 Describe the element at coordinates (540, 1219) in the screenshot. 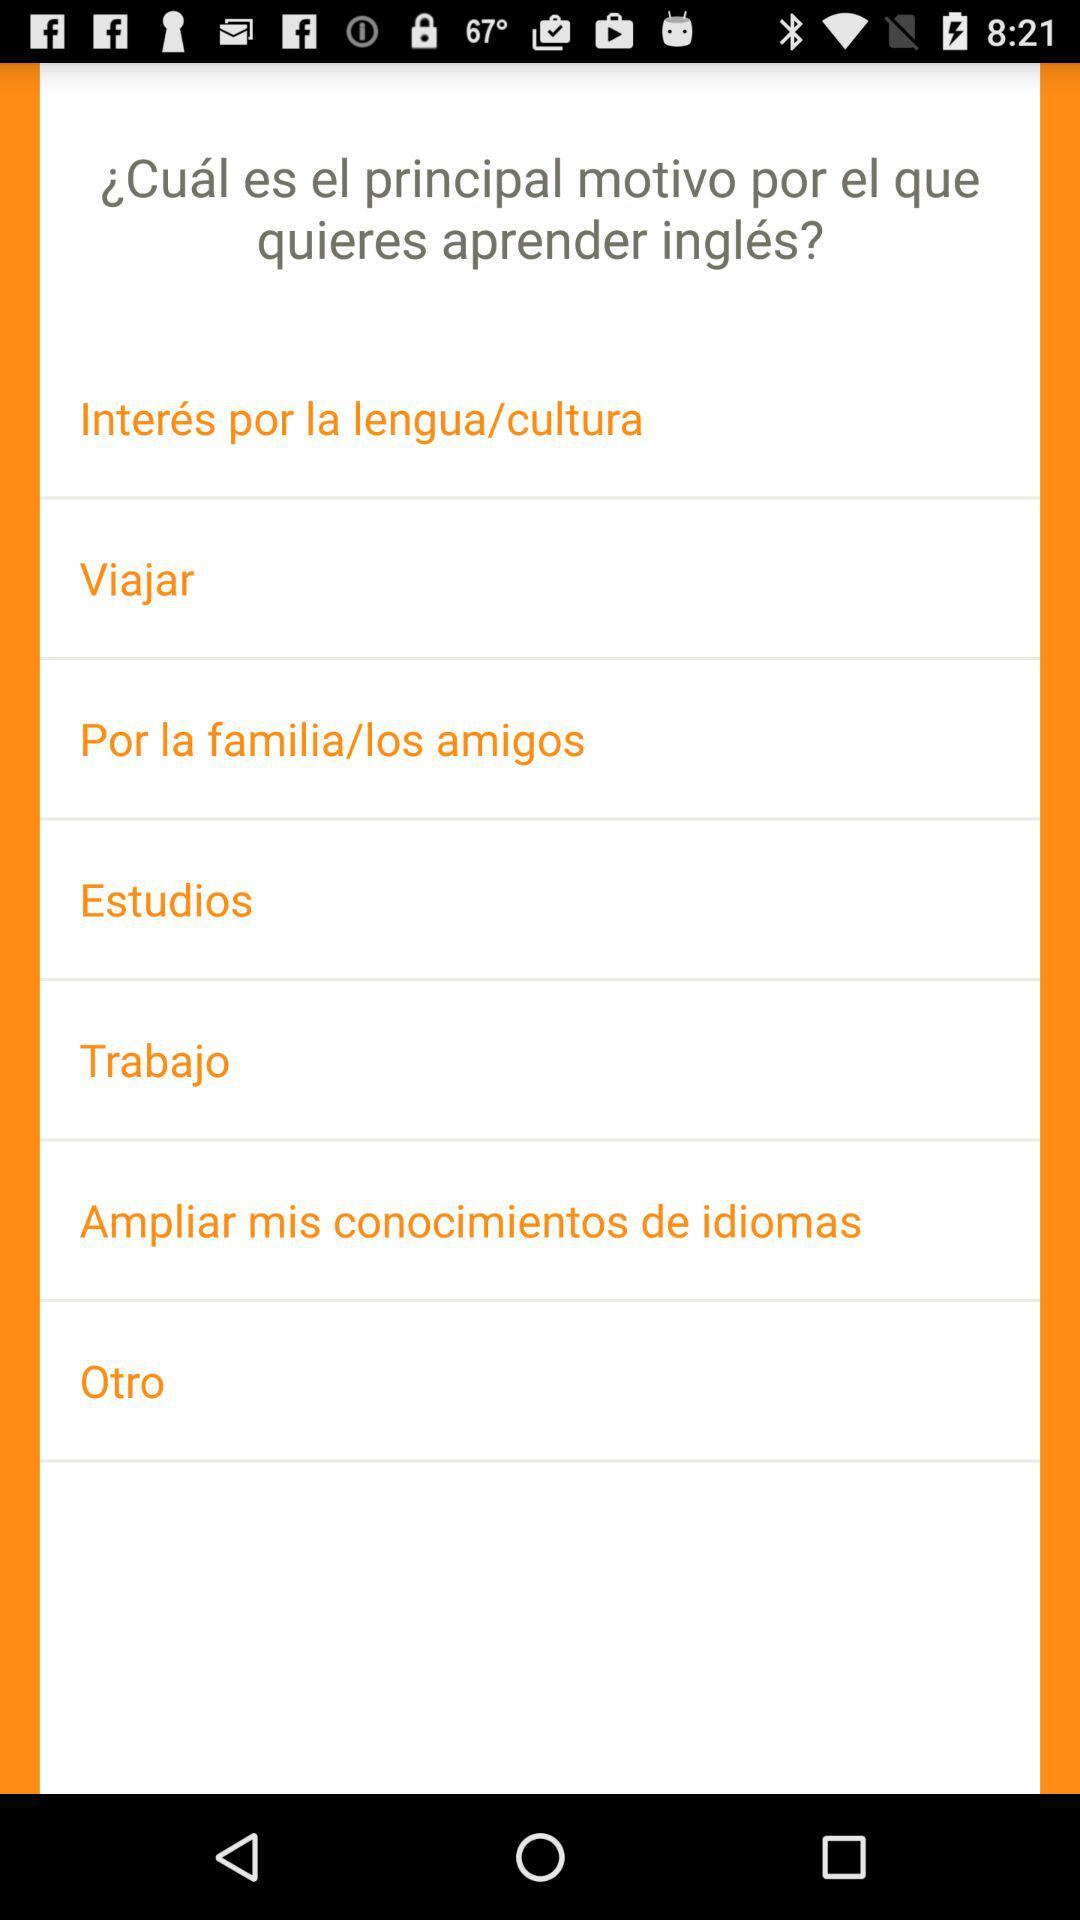

I see `the ampliar mis conocimientos` at that location.